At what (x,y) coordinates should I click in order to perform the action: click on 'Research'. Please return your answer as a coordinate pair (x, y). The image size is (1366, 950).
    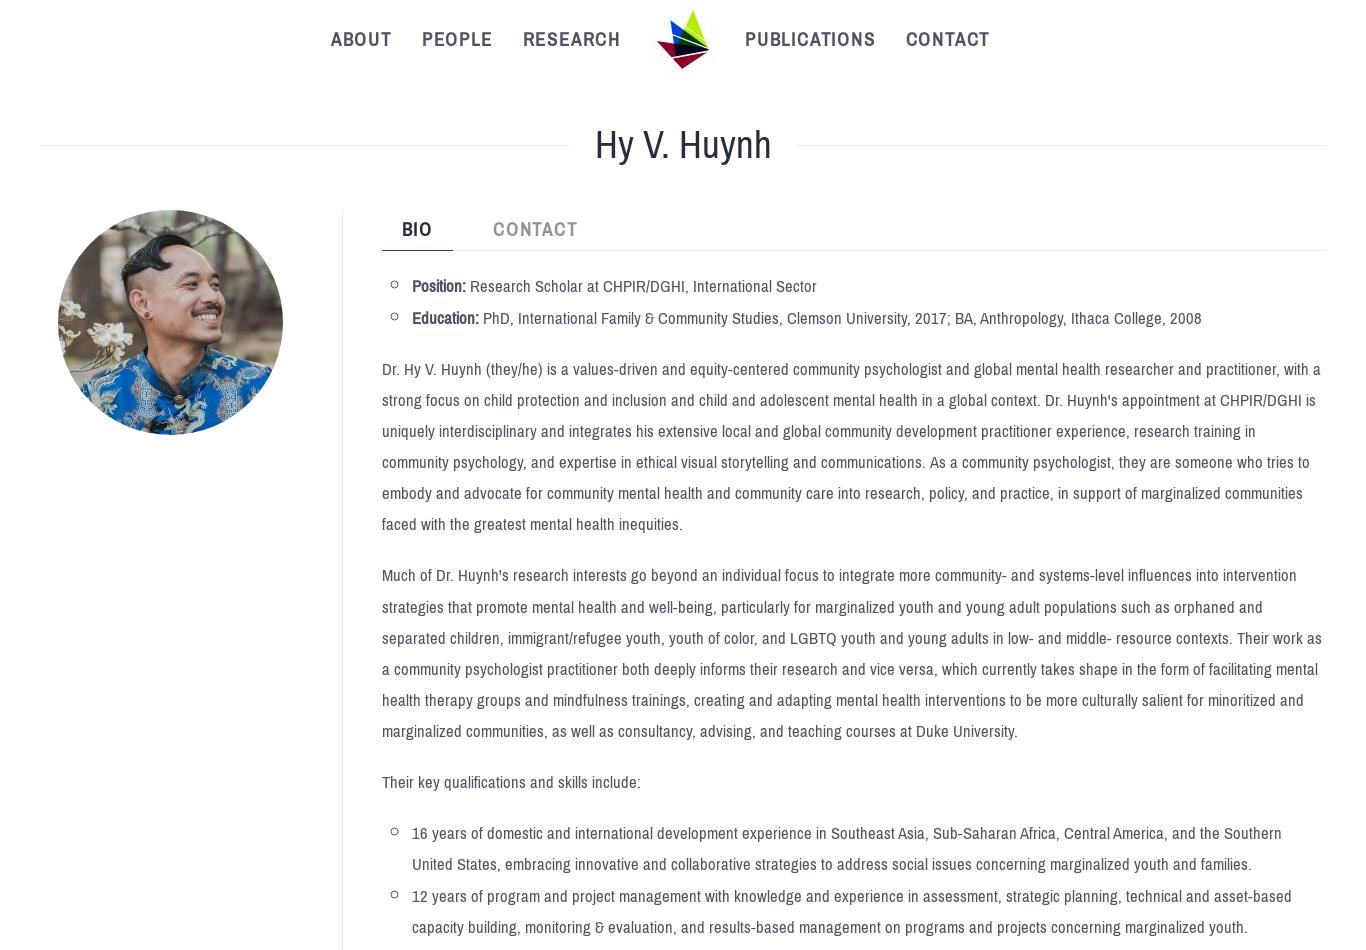
    Looking at the image, I should click on (570, 39).